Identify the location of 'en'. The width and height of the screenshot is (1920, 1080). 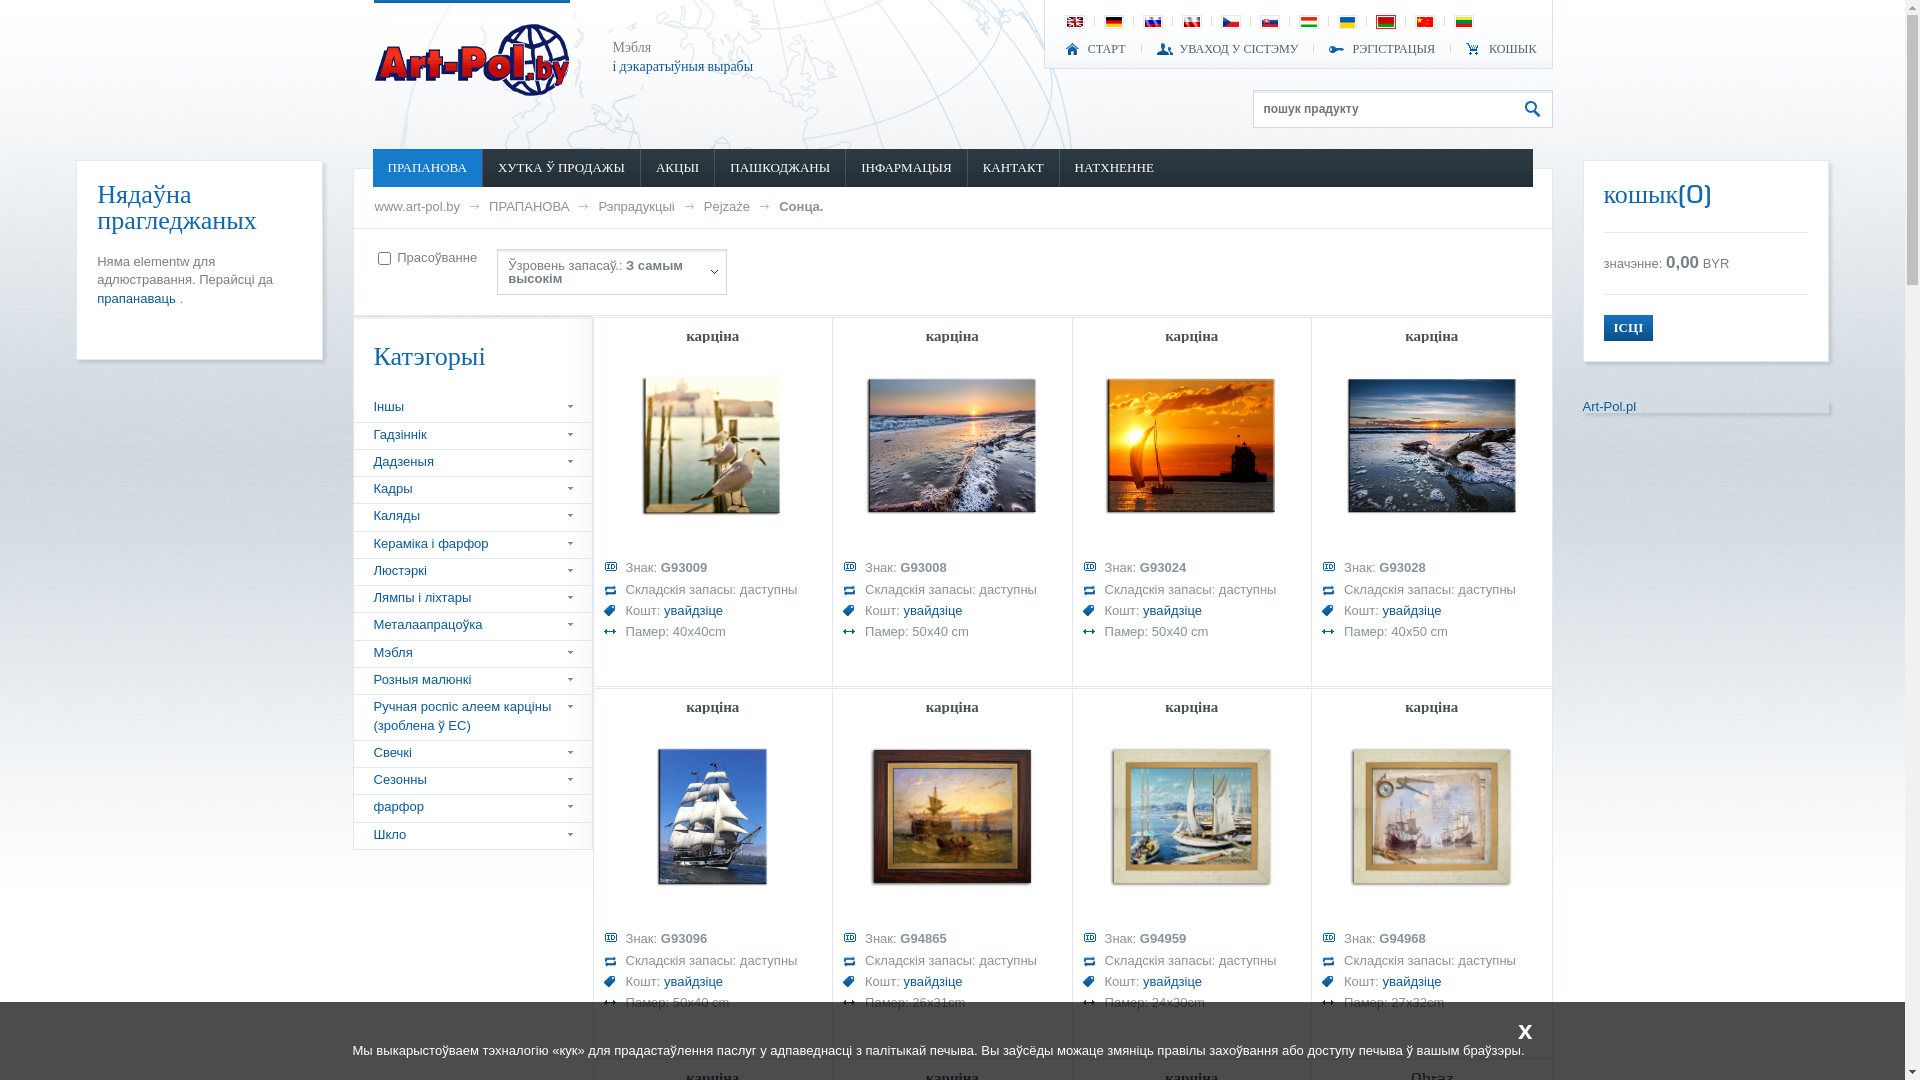
(1065, 22).